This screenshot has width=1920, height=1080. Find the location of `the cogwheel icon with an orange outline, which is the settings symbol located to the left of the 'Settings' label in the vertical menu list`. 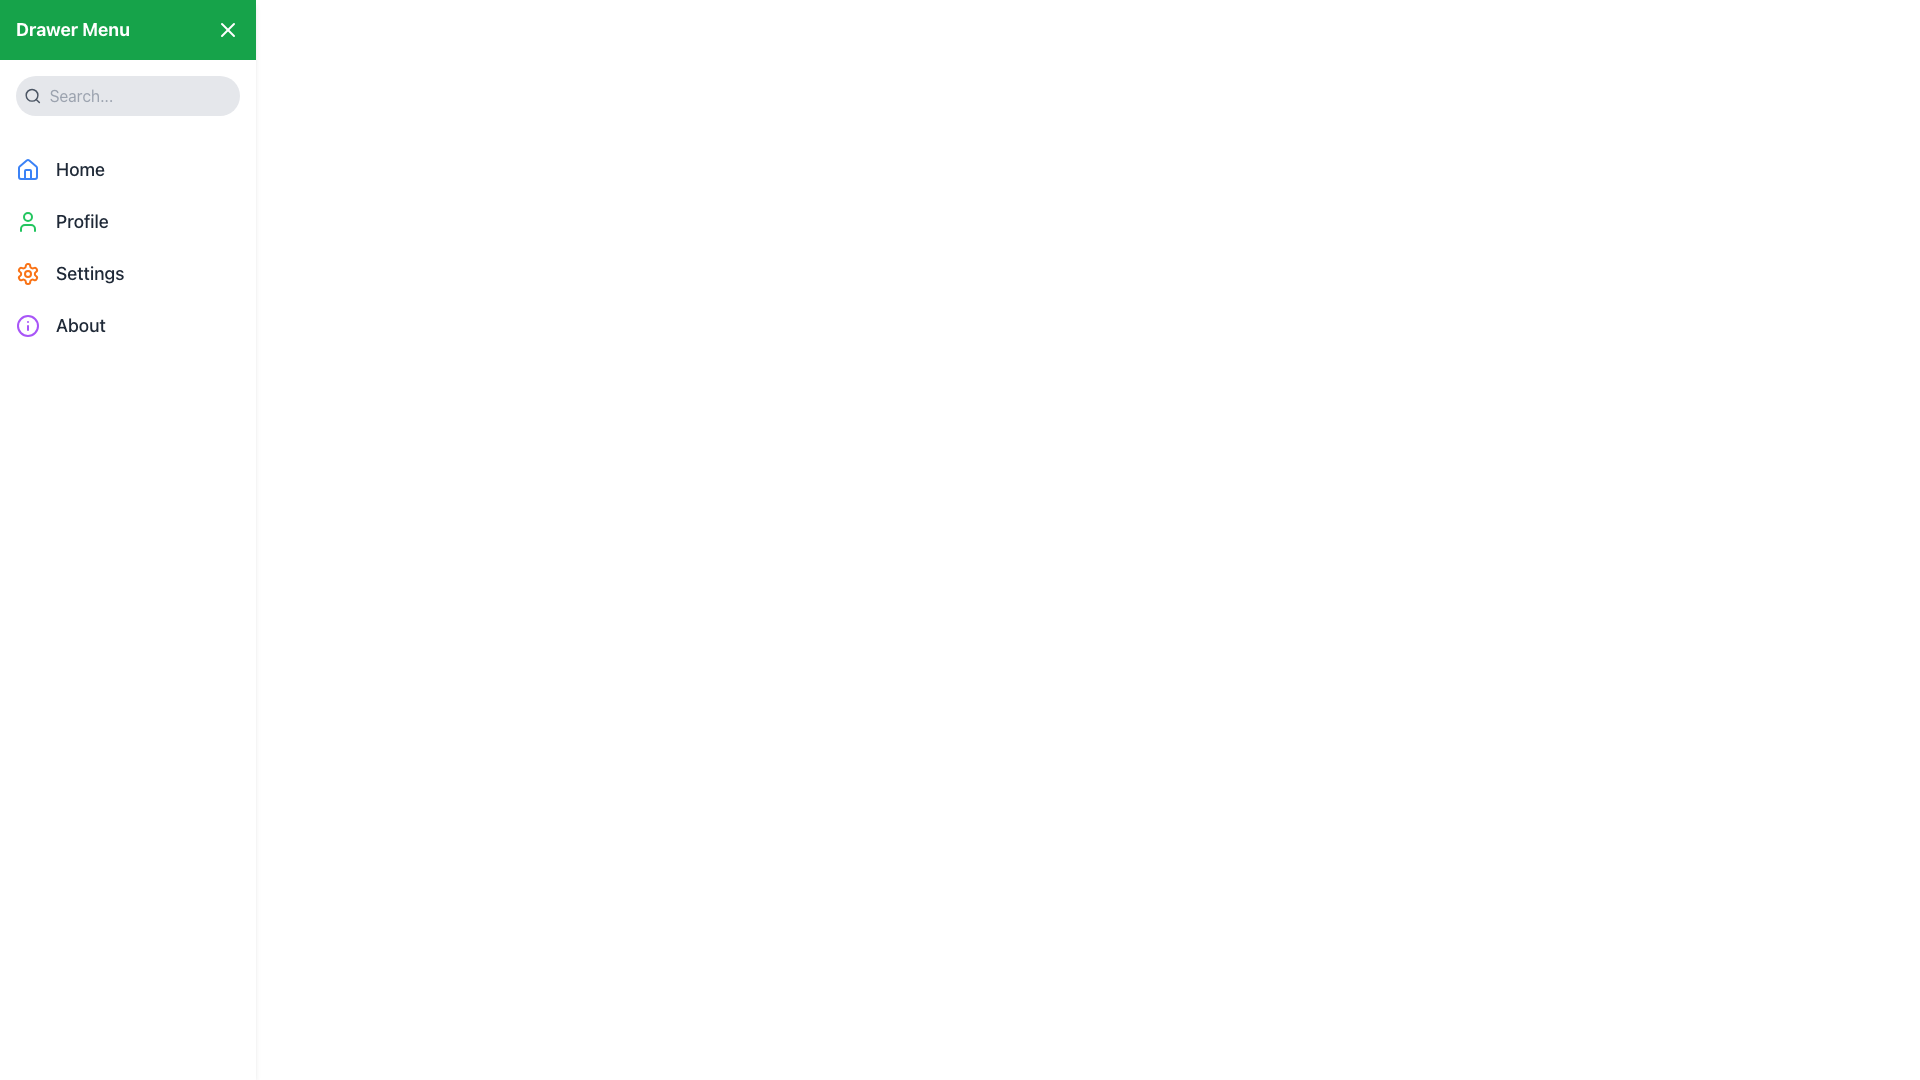

the cogwheel icon with an orange outline, which is the settings symbol located to the left of the 'Settings' label in the vertical menu list is located at coordinates (28, 273).